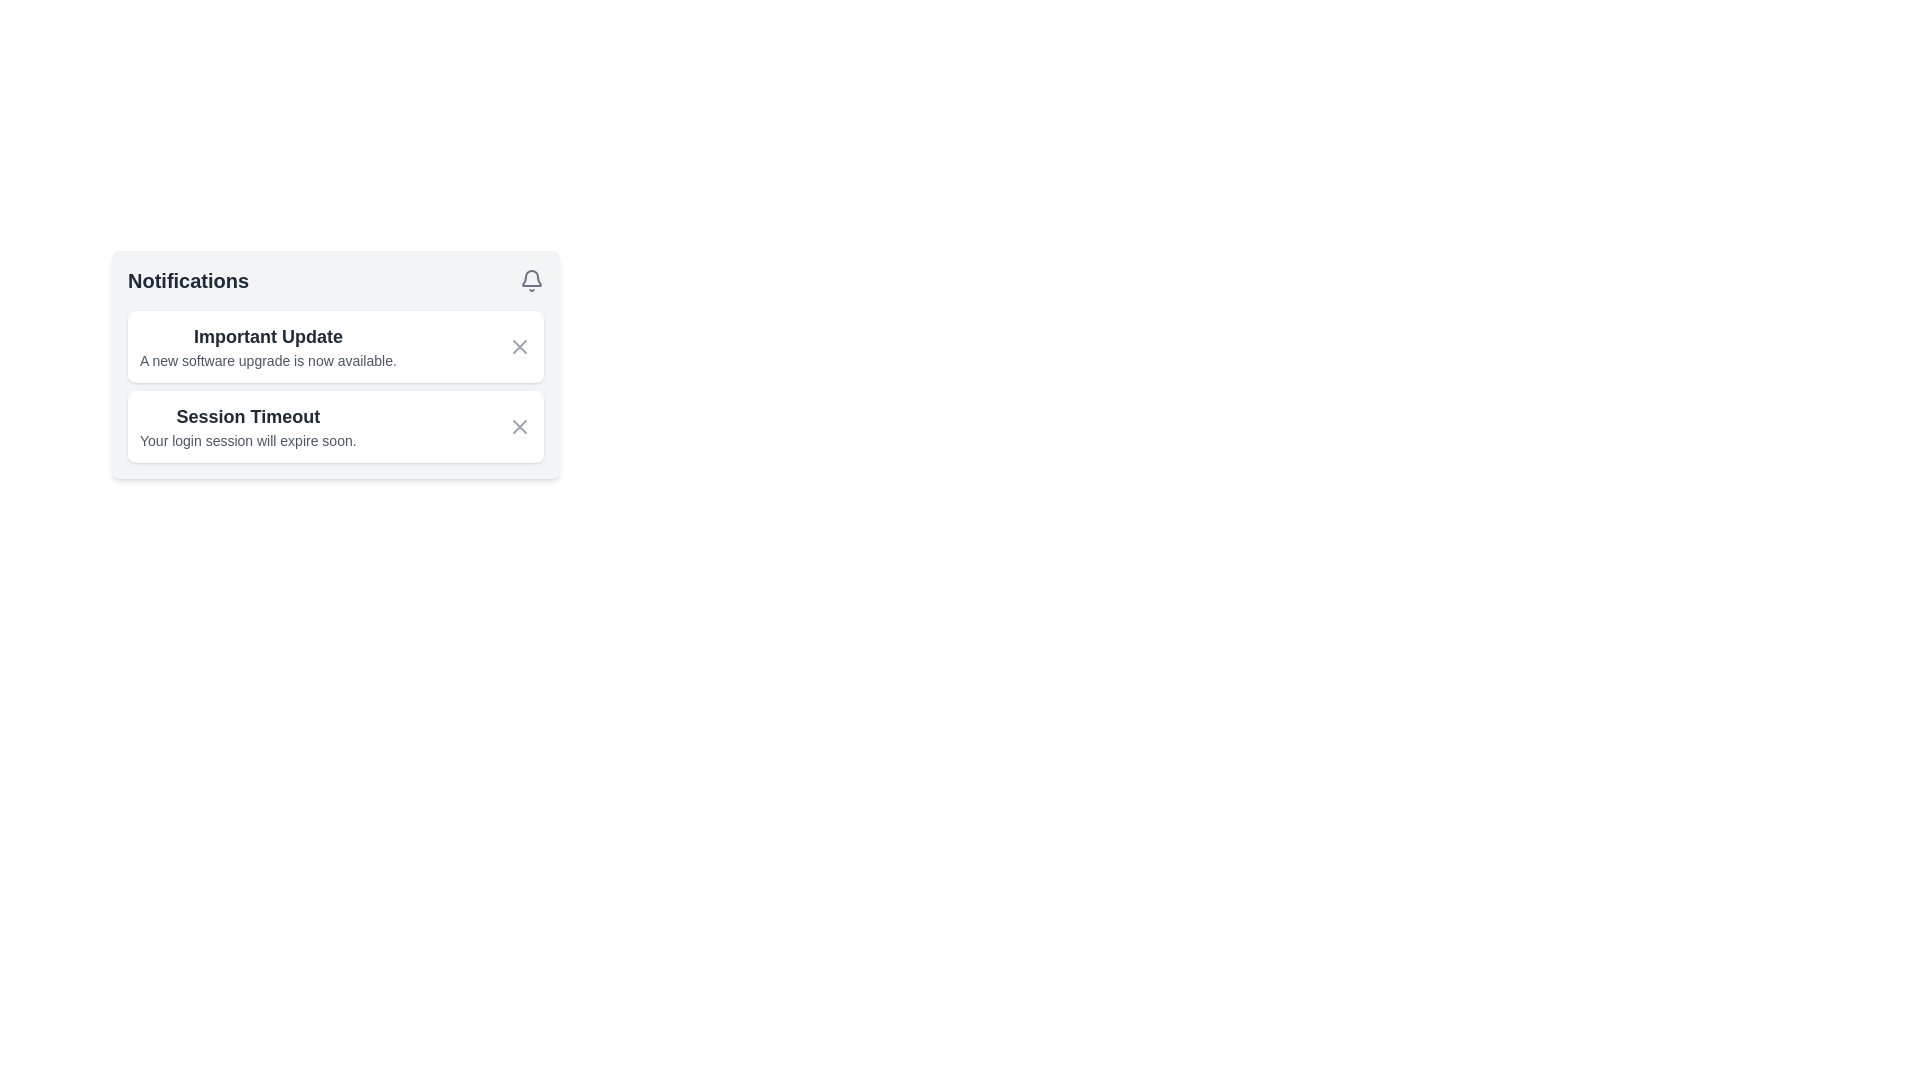 This screenshot has width=1920, height=1080. I want to click on the 'X' icon button in the top-right corner of the 'Important Update' notification card, so click(519, 426).